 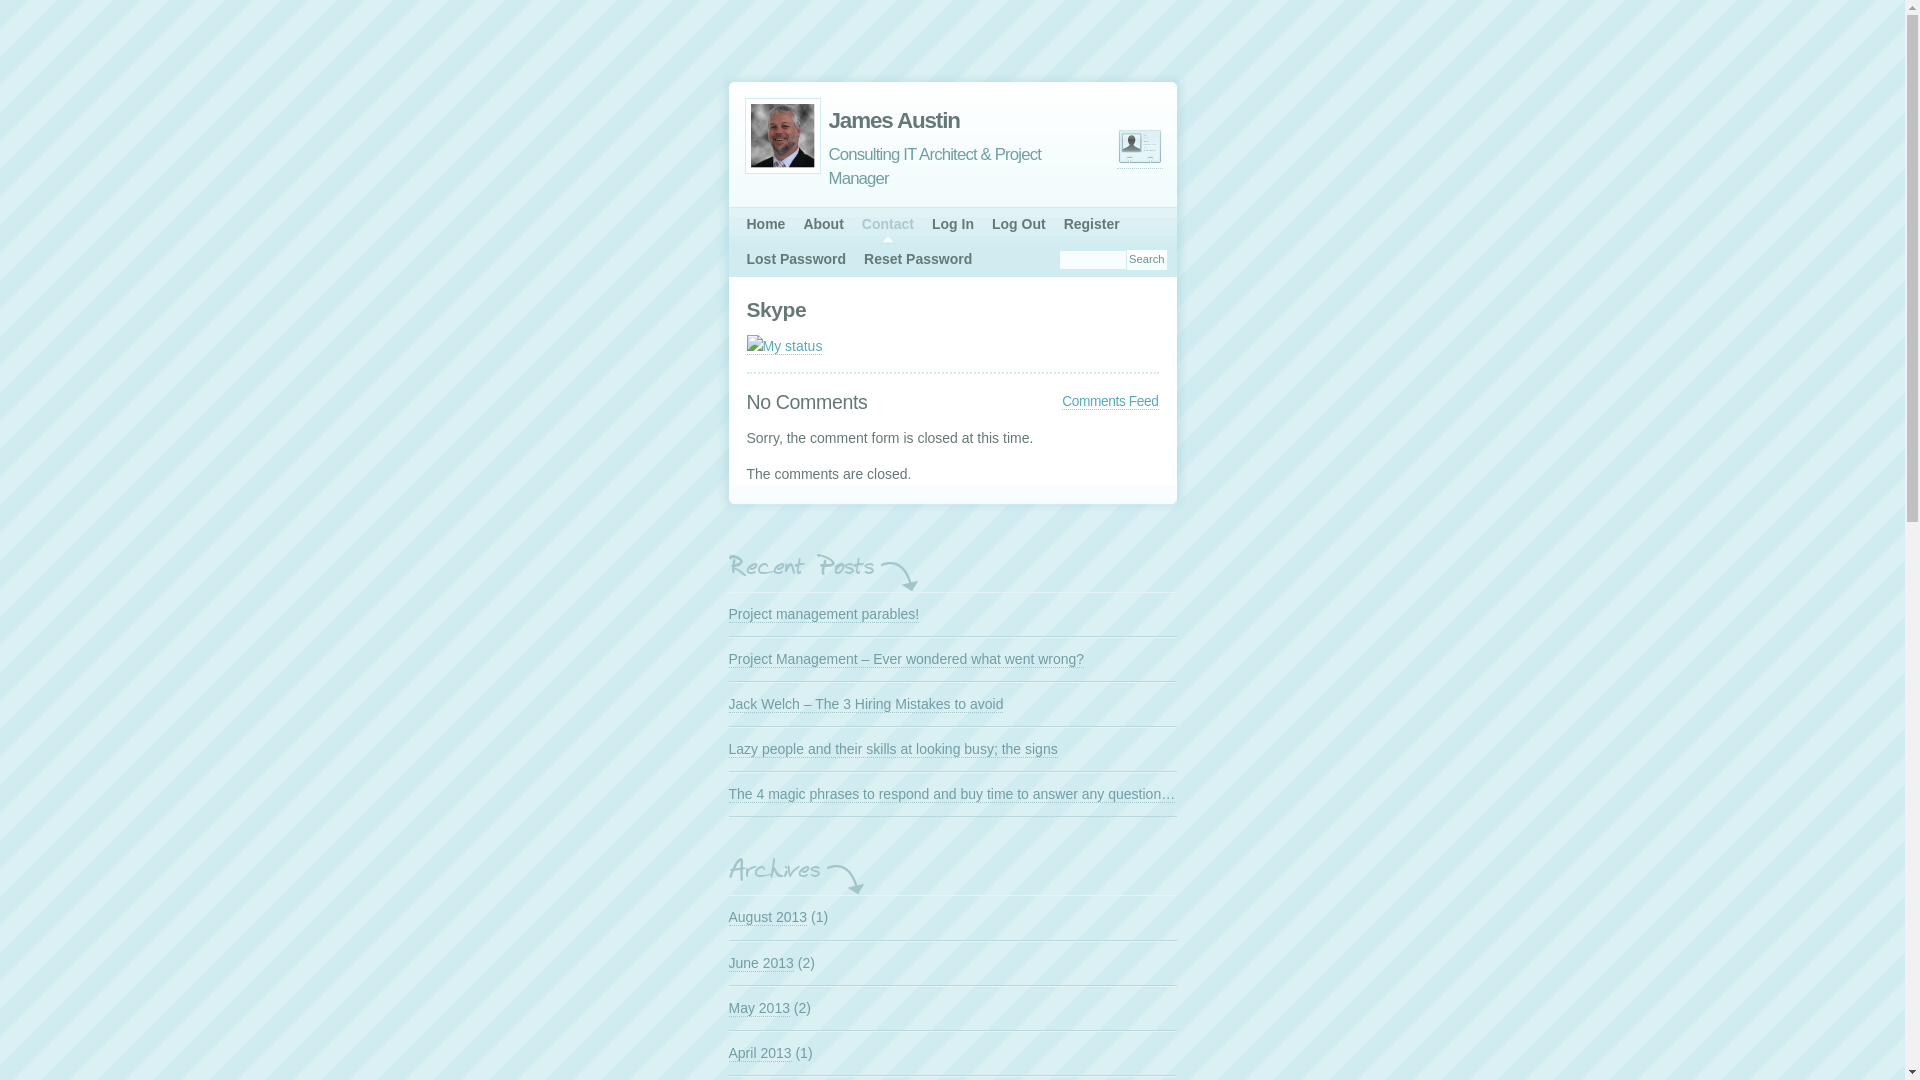 I want to click on 'May 2013', so click(x=757, y=1008).